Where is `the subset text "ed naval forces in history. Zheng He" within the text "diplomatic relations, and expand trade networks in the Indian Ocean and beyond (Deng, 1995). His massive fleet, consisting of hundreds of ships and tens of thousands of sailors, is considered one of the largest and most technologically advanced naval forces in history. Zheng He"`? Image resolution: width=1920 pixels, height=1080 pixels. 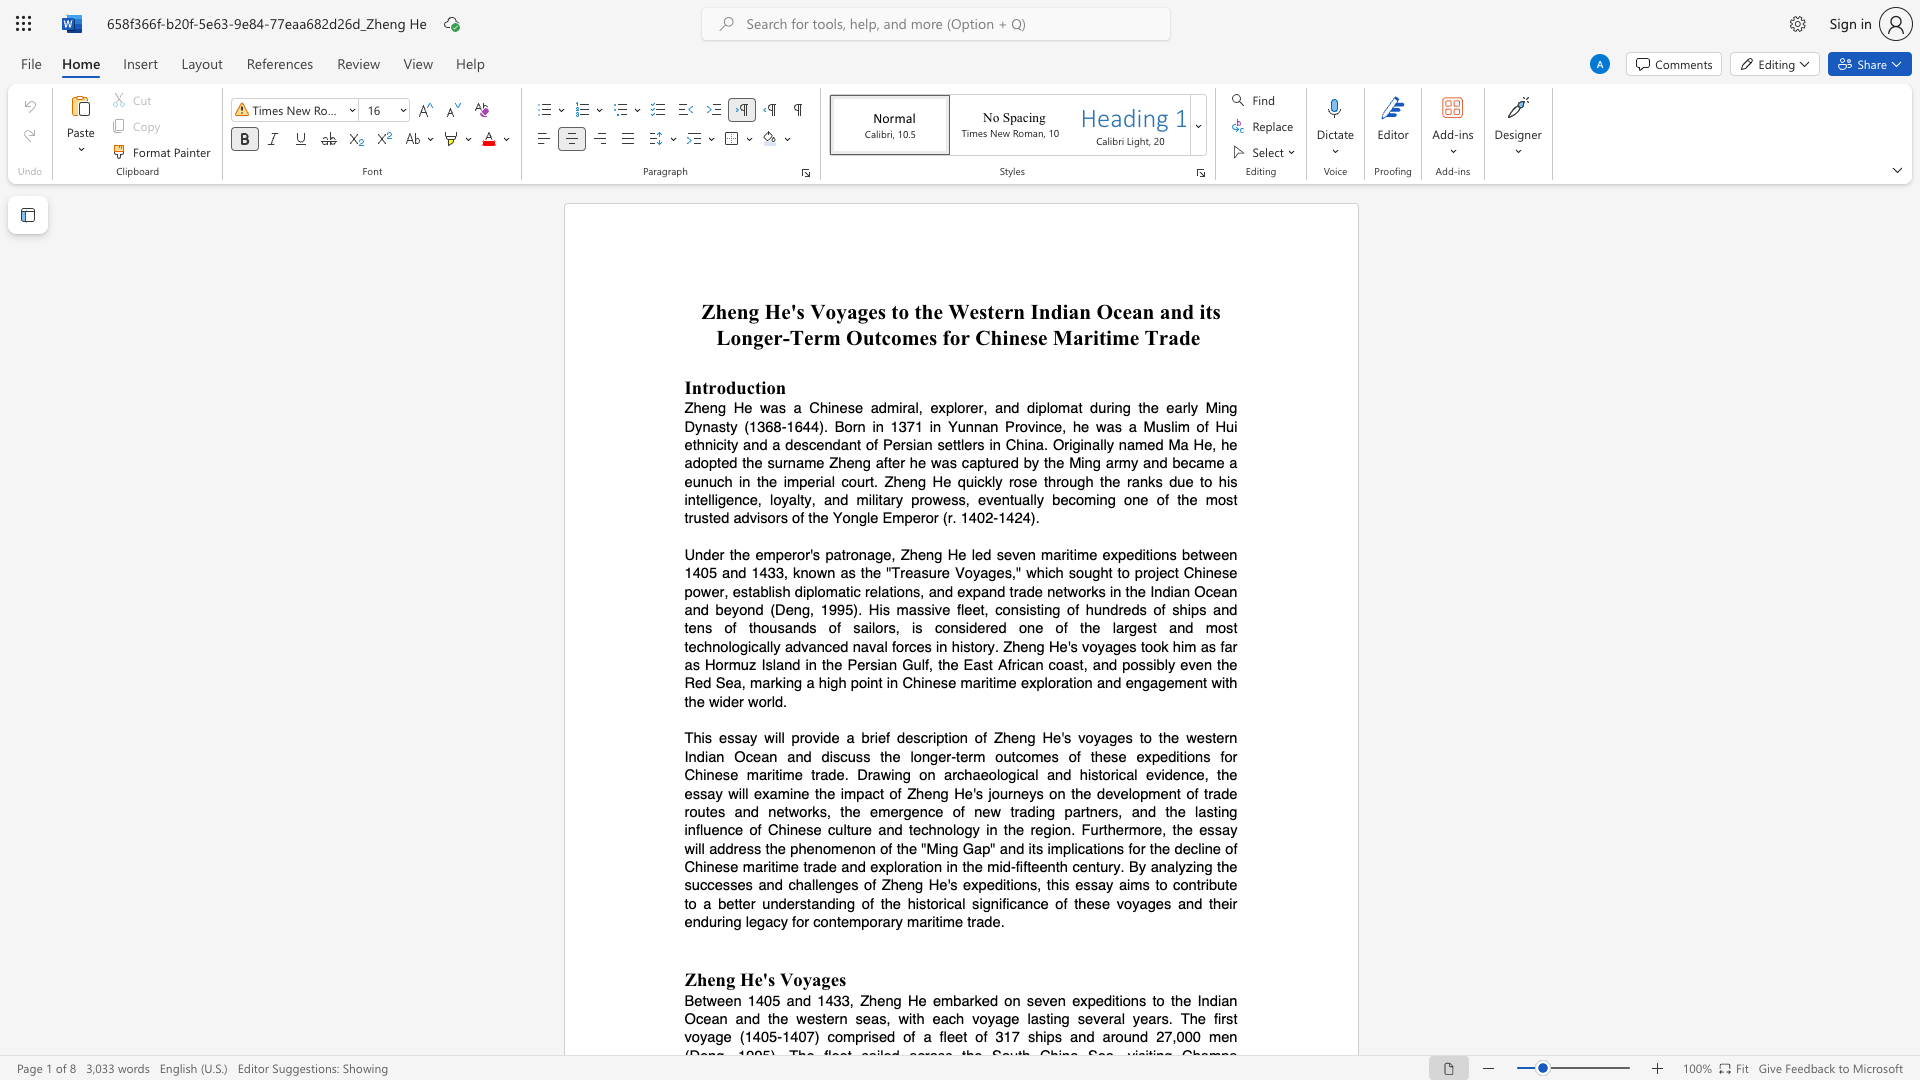 the subset text "ed naval forces in history. Zheng He" within the text "diplomatic relations, and expand trade networks in the Indian Ocean and beyond (Deng, 1995). His massive fleet, consisting of hundreds of ships and tens of thousands of sailors, is considered one of the largest and most technologically advanced naval forces in history. Zheng He" is located at coordinates (832, 646).